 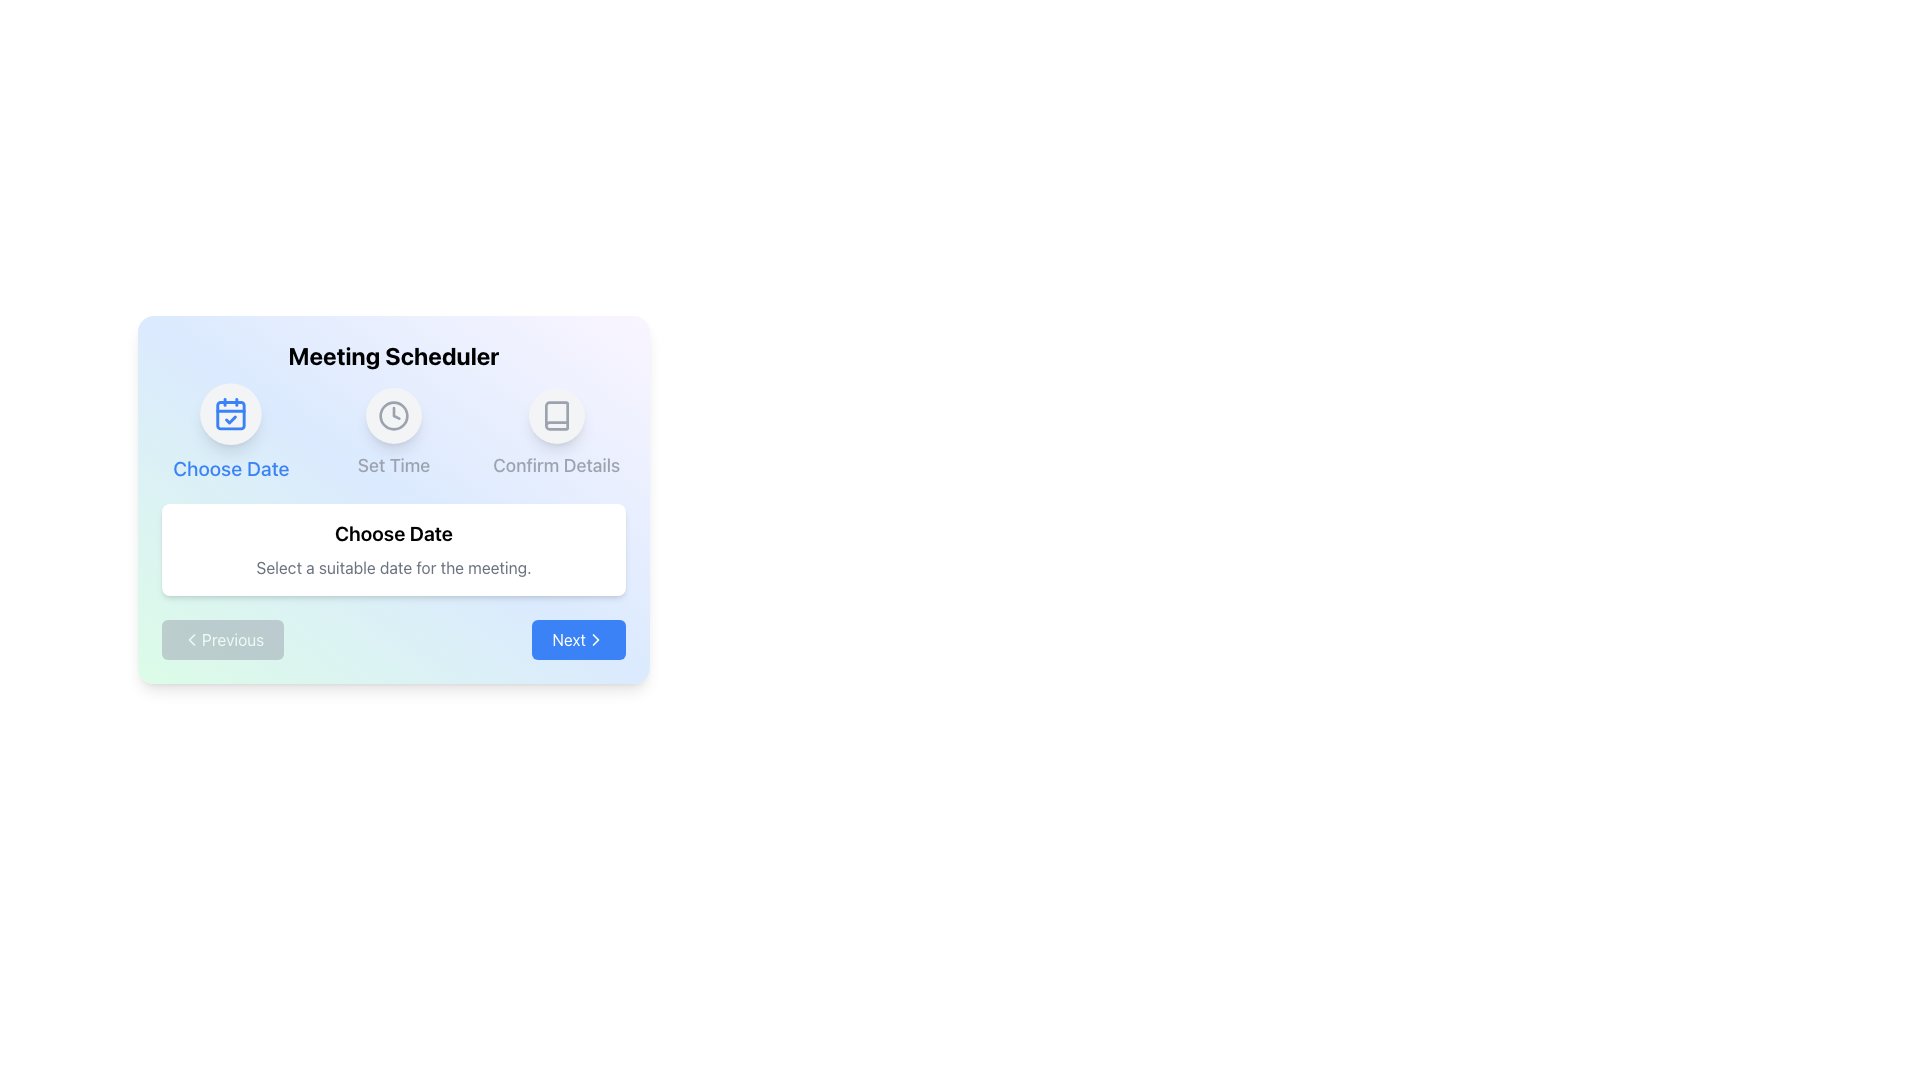 What do you see at coordinates (393, 415) in the screenshot?
I see `the innermost circular part of the clock icon located under the 'Set Time' label, which is styled in a minimalistic way and situated between the 'Choose Date' and 'Confirm Details' icons` at bounding box center [393, 415].